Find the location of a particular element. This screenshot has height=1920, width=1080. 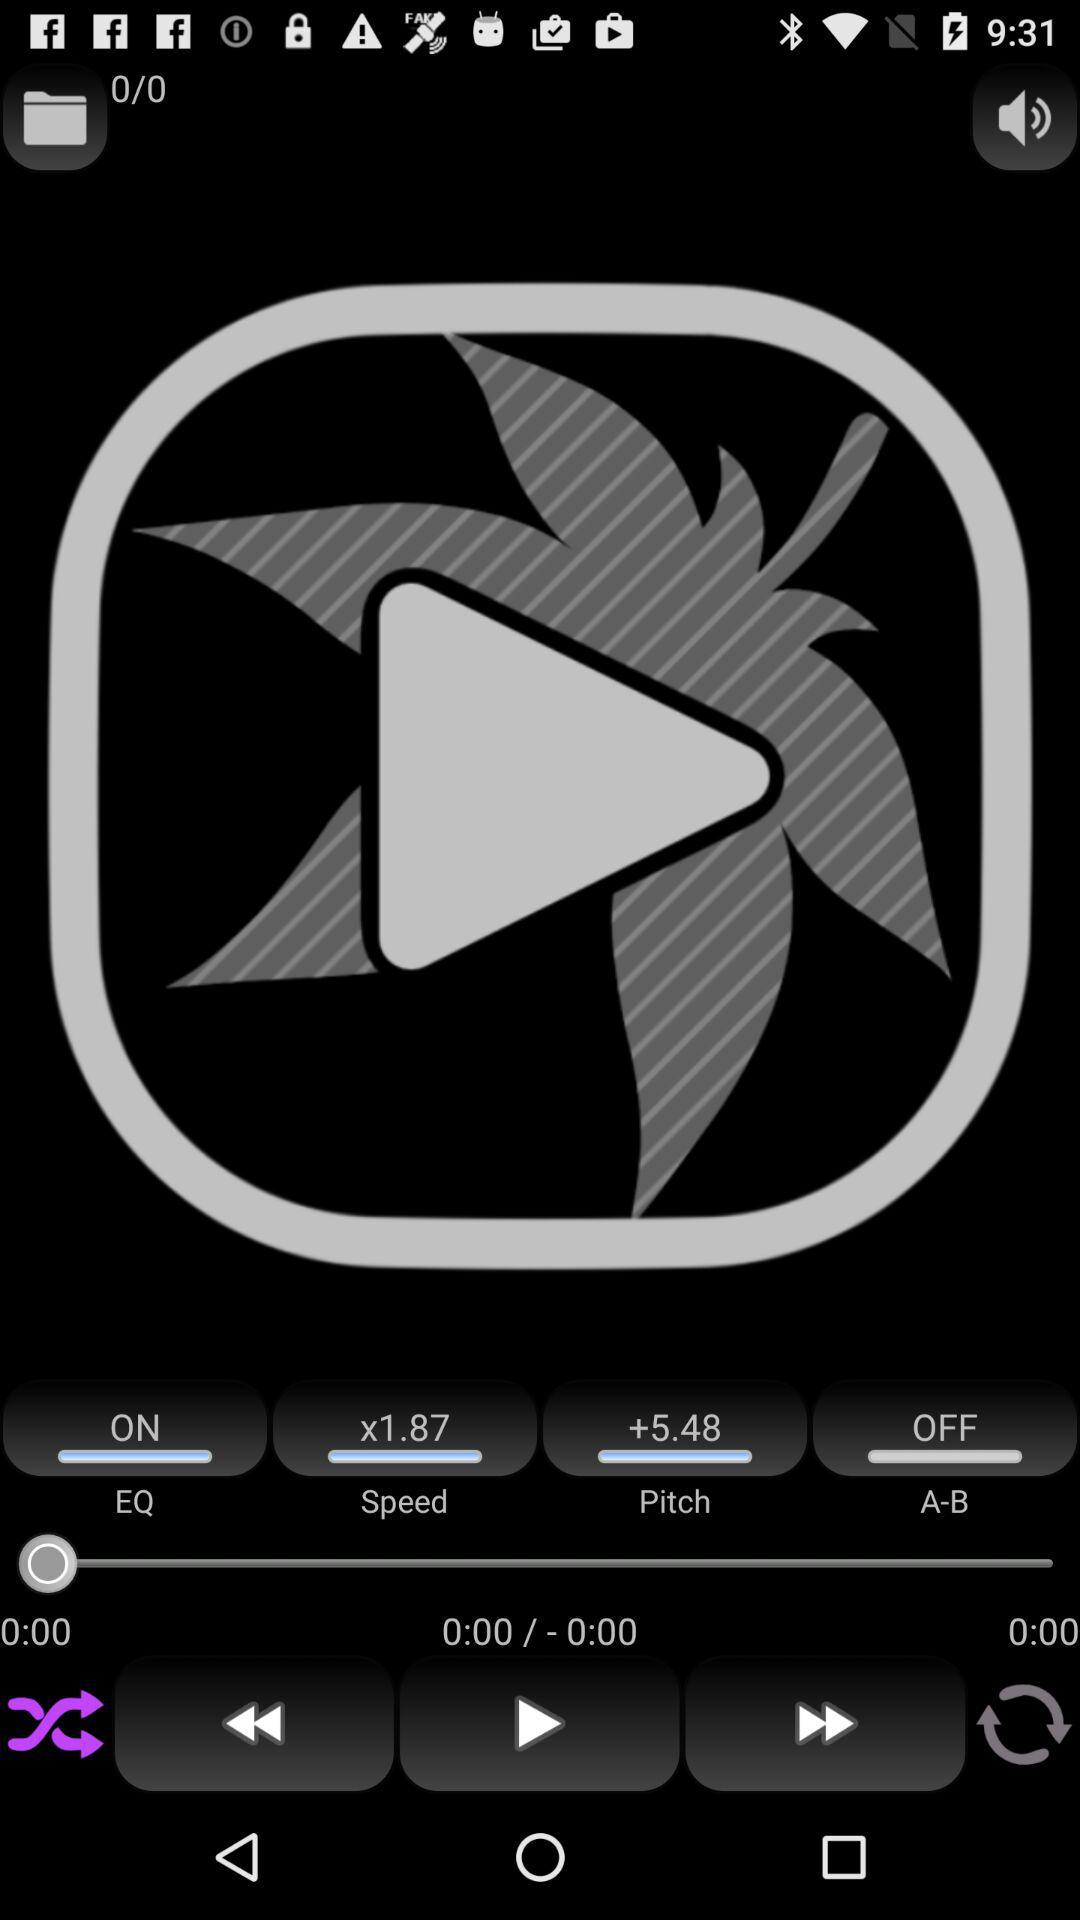

item to the left of 0/0 icon is located at coordinates (54, 117).